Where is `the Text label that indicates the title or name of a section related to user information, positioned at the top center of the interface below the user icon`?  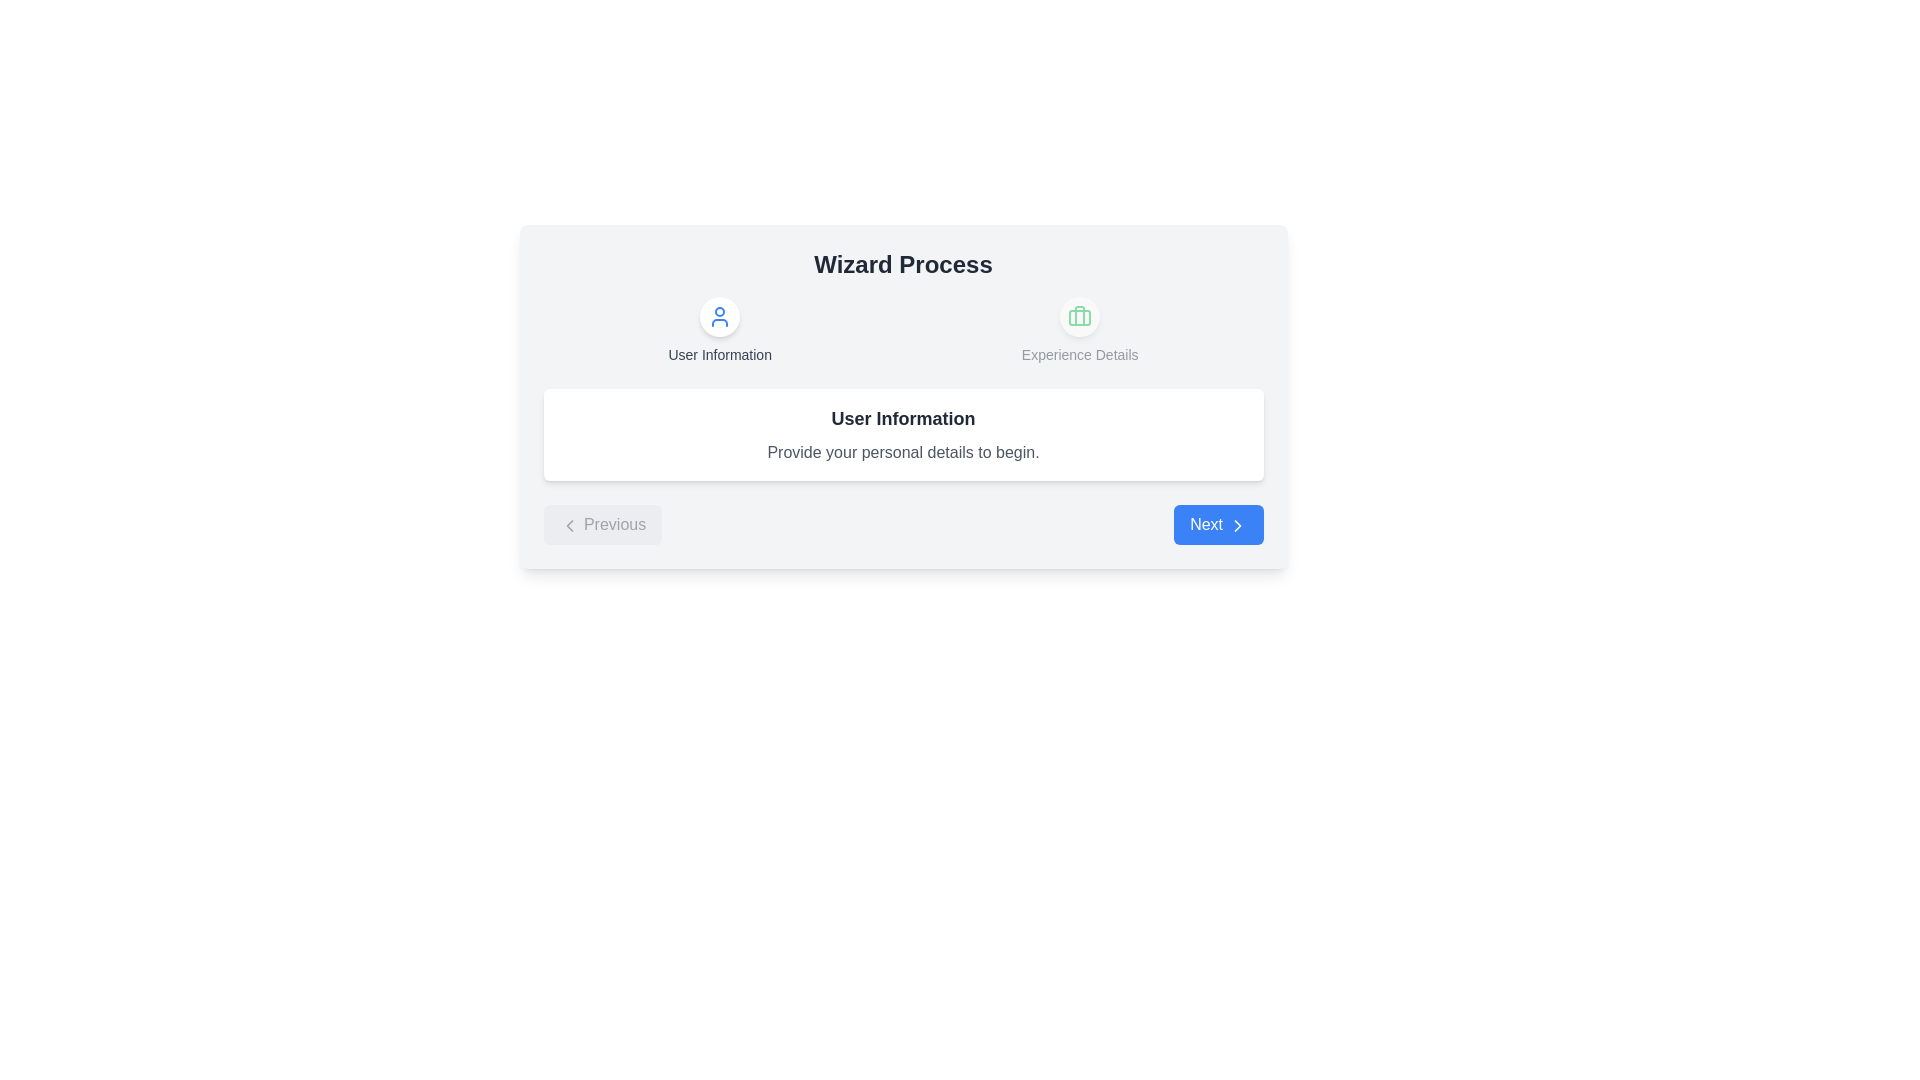
the Text label that indicates the title or name of a section related to user information, positioned at the top center of the interface below the user icon is located at coordinates (720, 353).